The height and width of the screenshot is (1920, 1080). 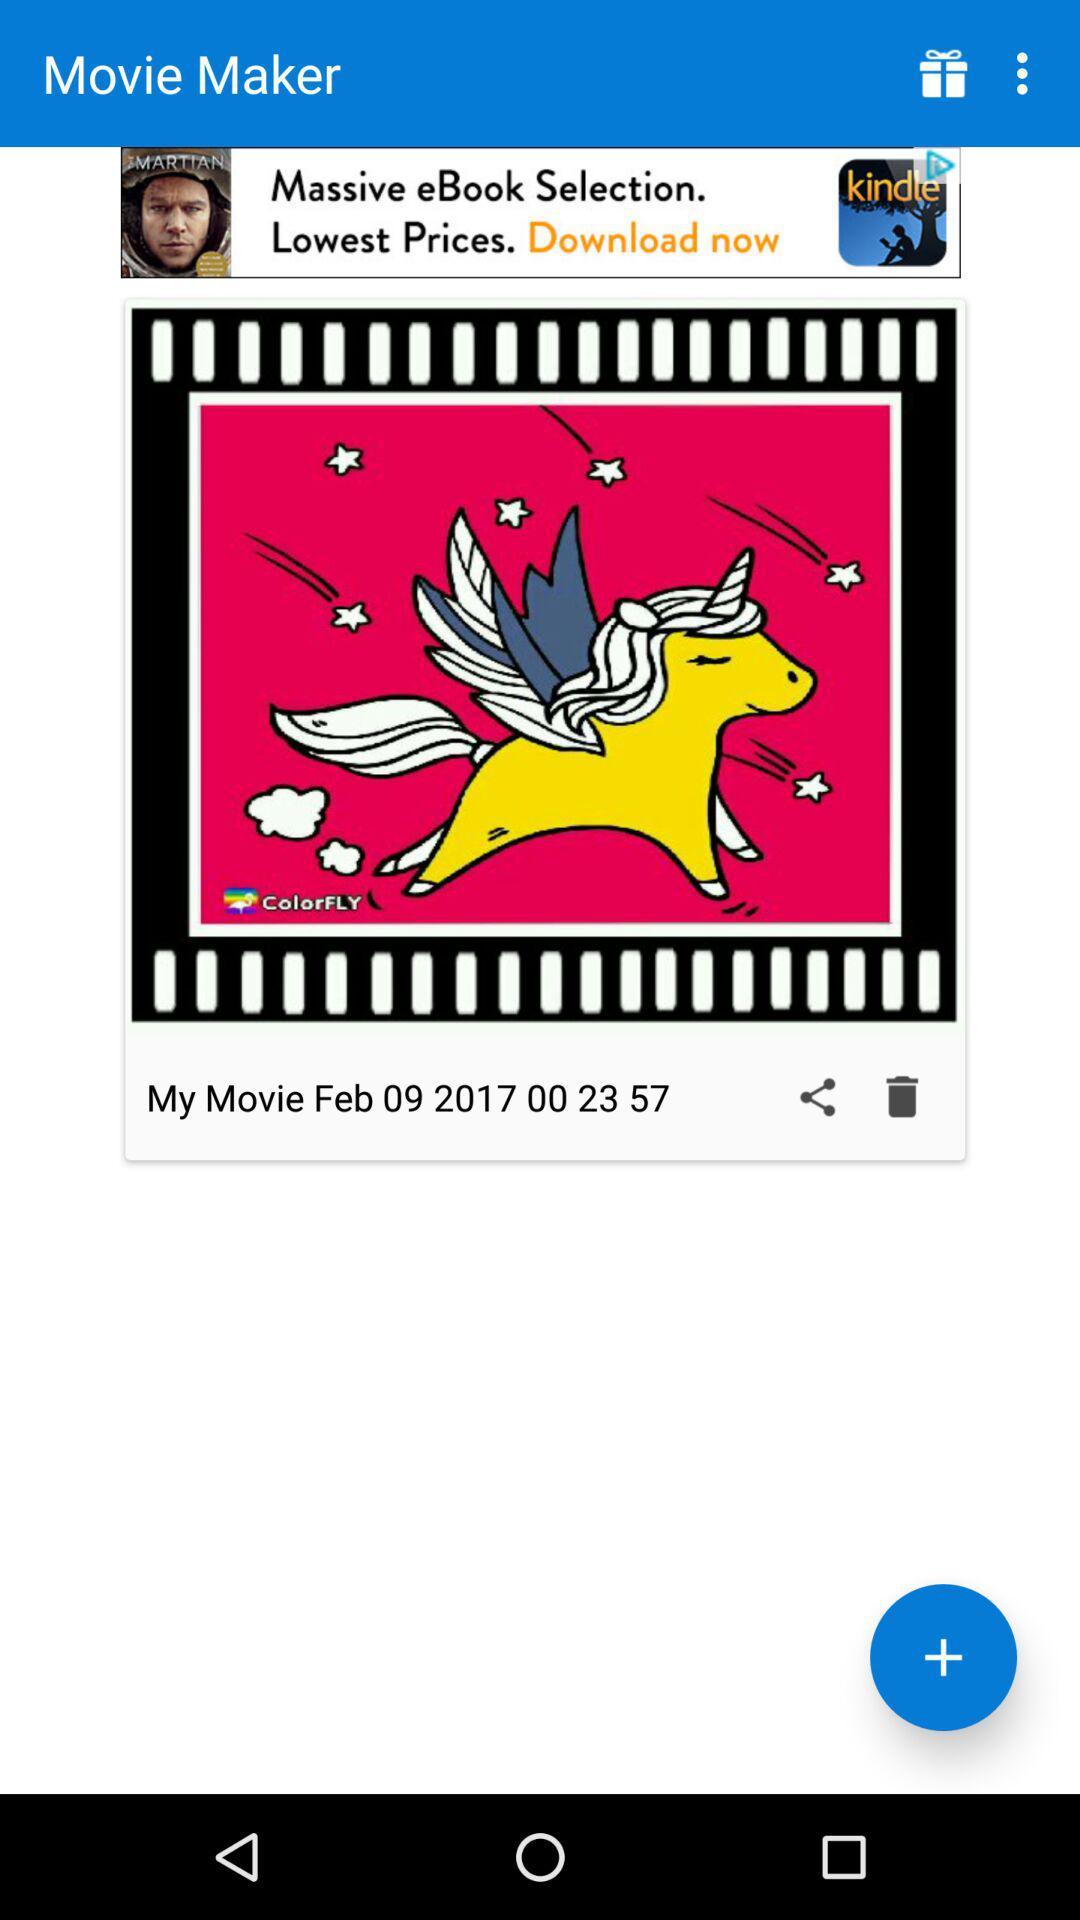 What do you see at coordinates (902, 1096) in the screenshot?
I see `trash image` at bounding box center [902, 1096].